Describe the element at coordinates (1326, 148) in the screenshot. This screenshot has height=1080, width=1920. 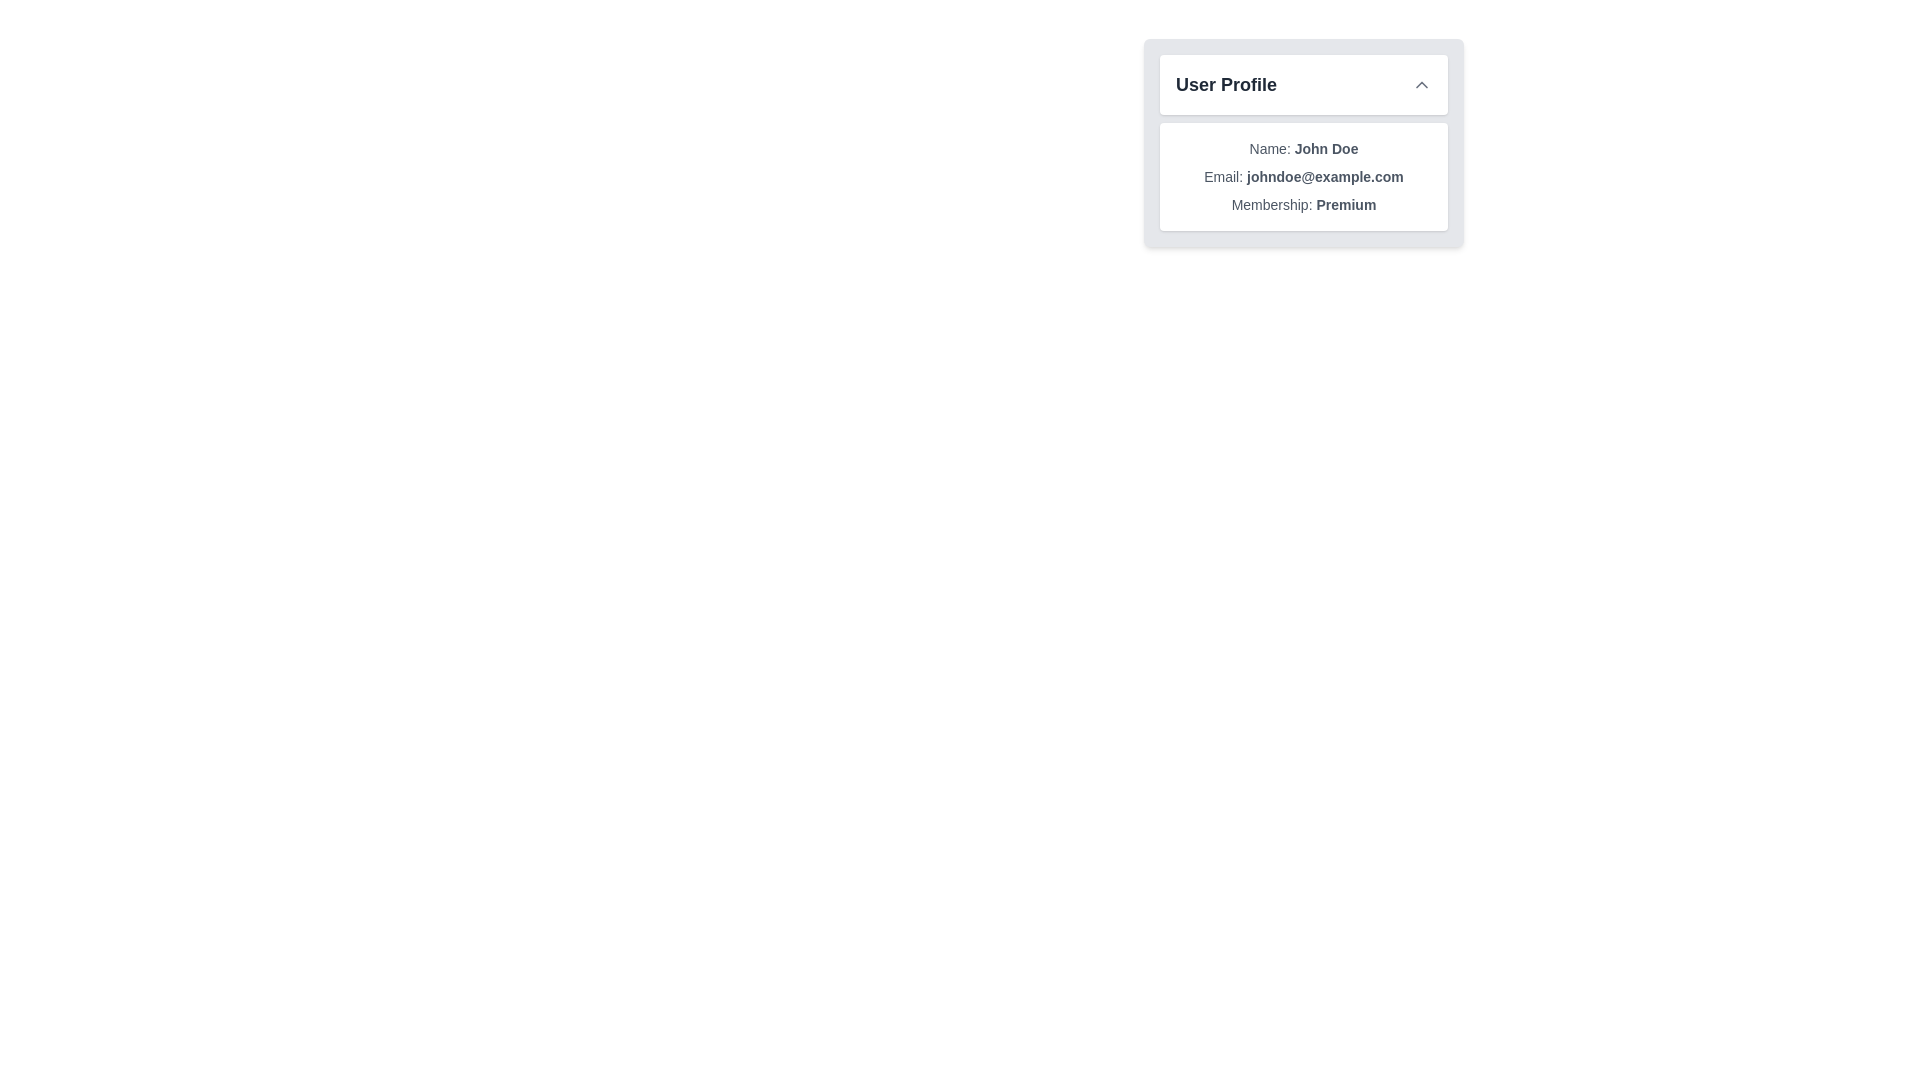
I see `the static text displaying 'John Doe' within the user profile card, which is centered under the 'Name:' label` at that location.